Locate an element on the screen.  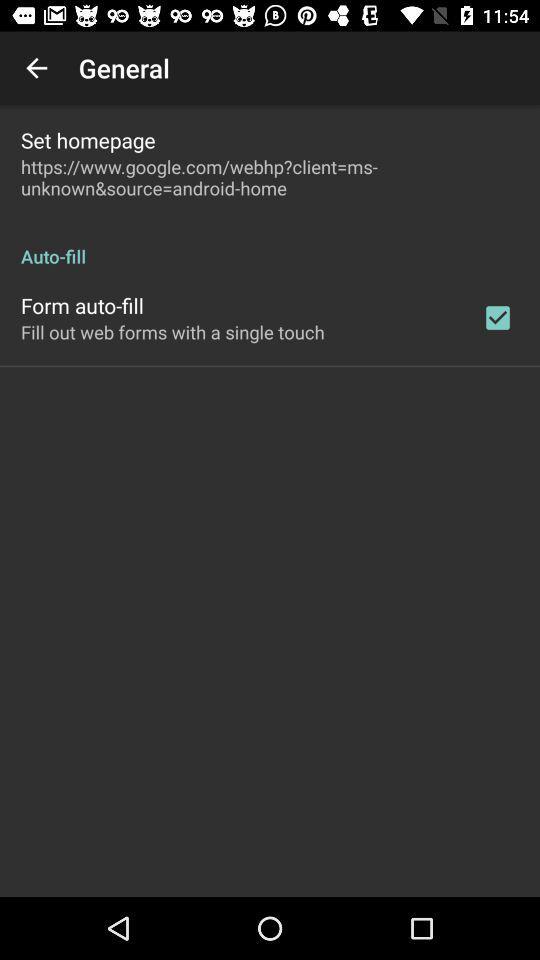
the icon above the auto-fill icon is located at coordinates (270, 176).